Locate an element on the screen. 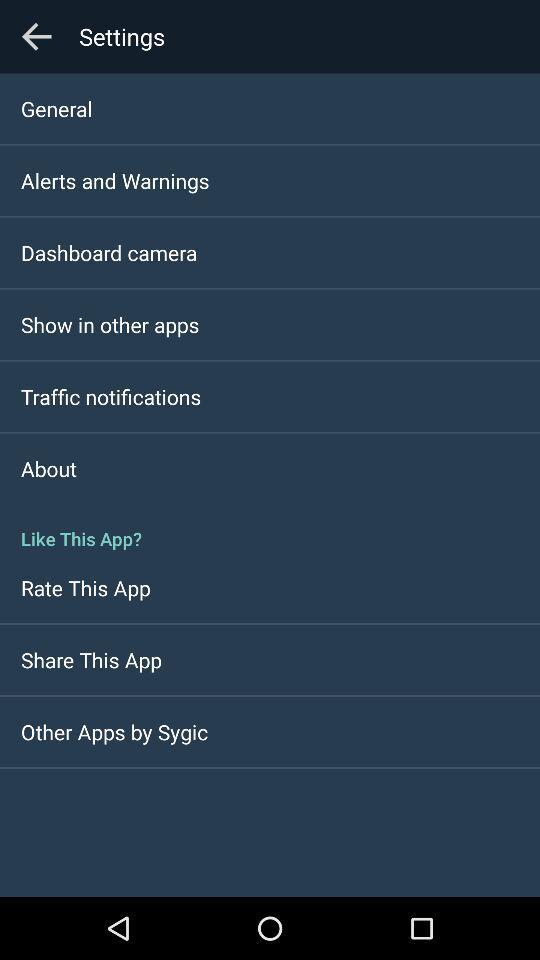  the traffic notifications item is located at coordinates (111, 395).